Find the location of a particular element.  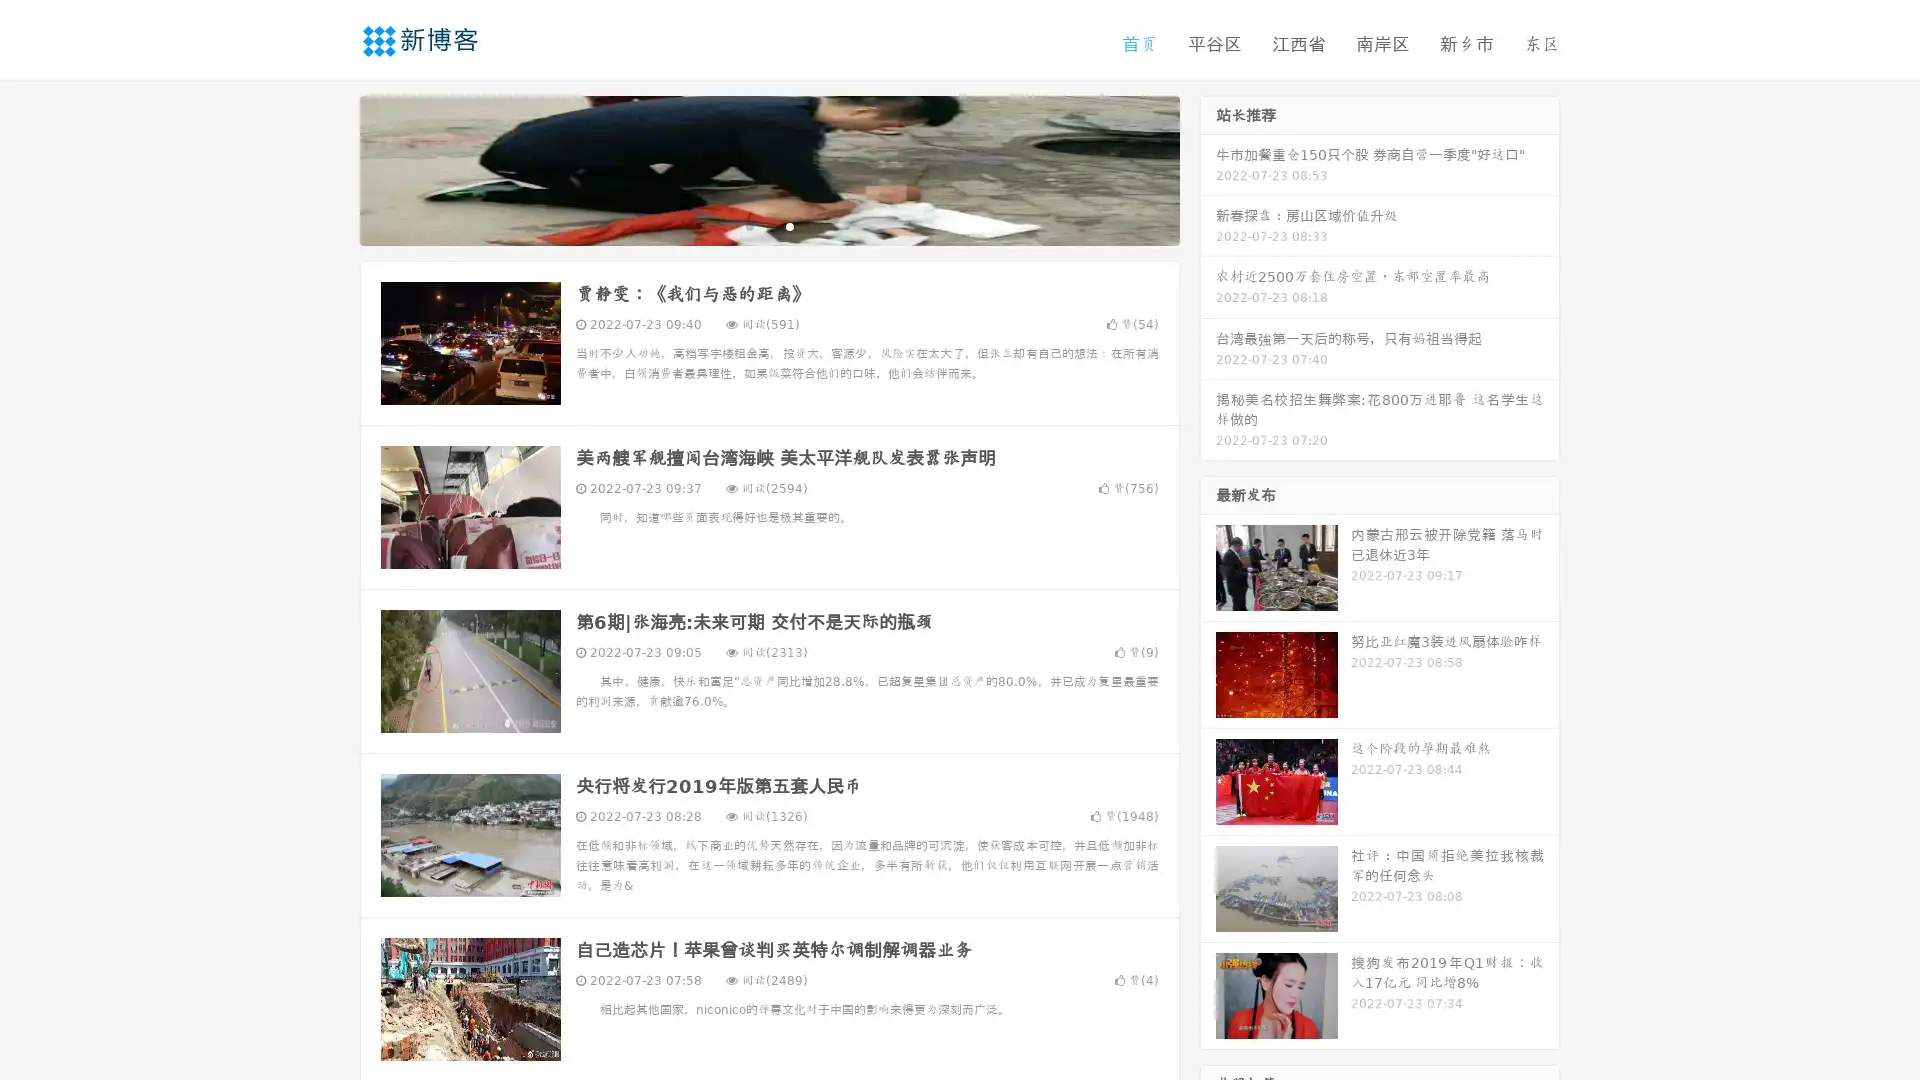

Go to slide 1 is located at coordinates (748, 225).